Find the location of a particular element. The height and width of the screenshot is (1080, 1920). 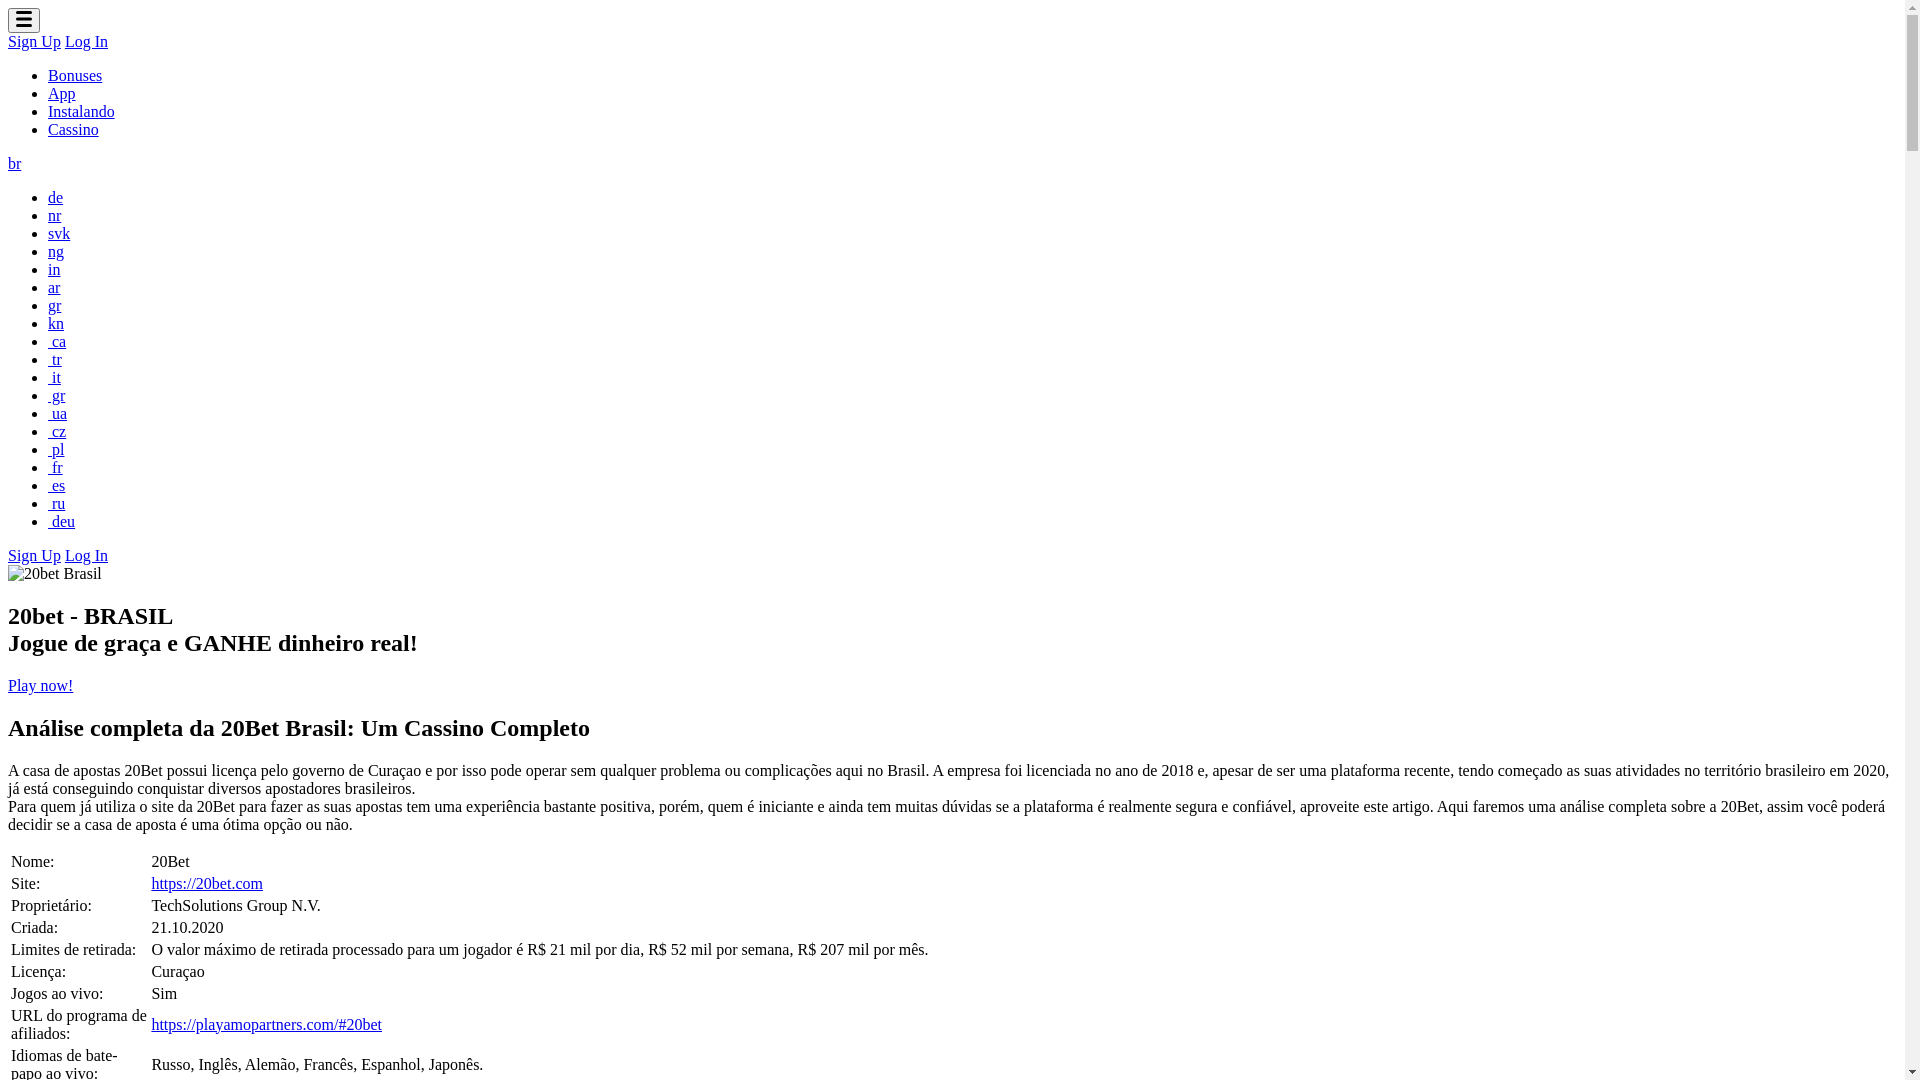

'fr' is located at coordinates (55, 467).